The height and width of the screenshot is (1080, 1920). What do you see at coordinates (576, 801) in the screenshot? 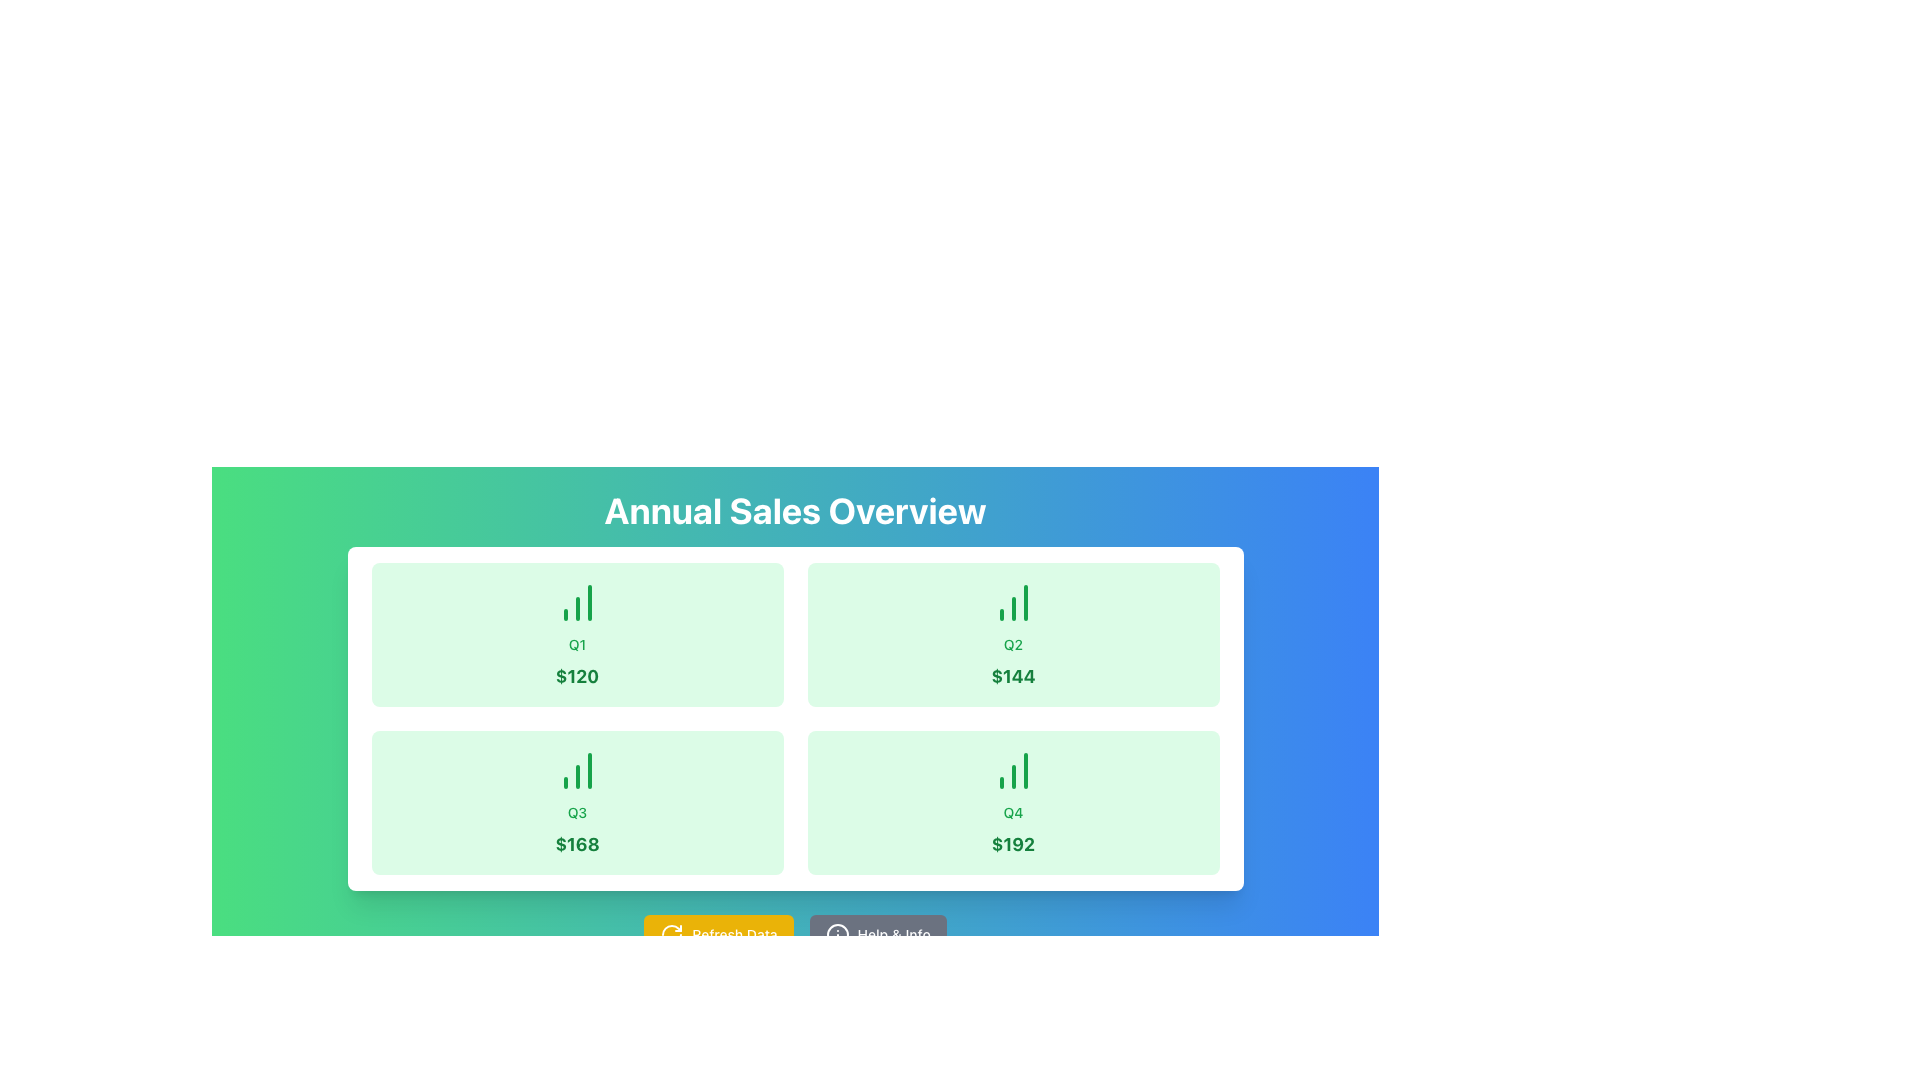
I see `the static information card displaying quarterly sales data for Q3, which emphasizes a value of $168, located in the bottom-left position of the grid` at bounding box center [576, 801].